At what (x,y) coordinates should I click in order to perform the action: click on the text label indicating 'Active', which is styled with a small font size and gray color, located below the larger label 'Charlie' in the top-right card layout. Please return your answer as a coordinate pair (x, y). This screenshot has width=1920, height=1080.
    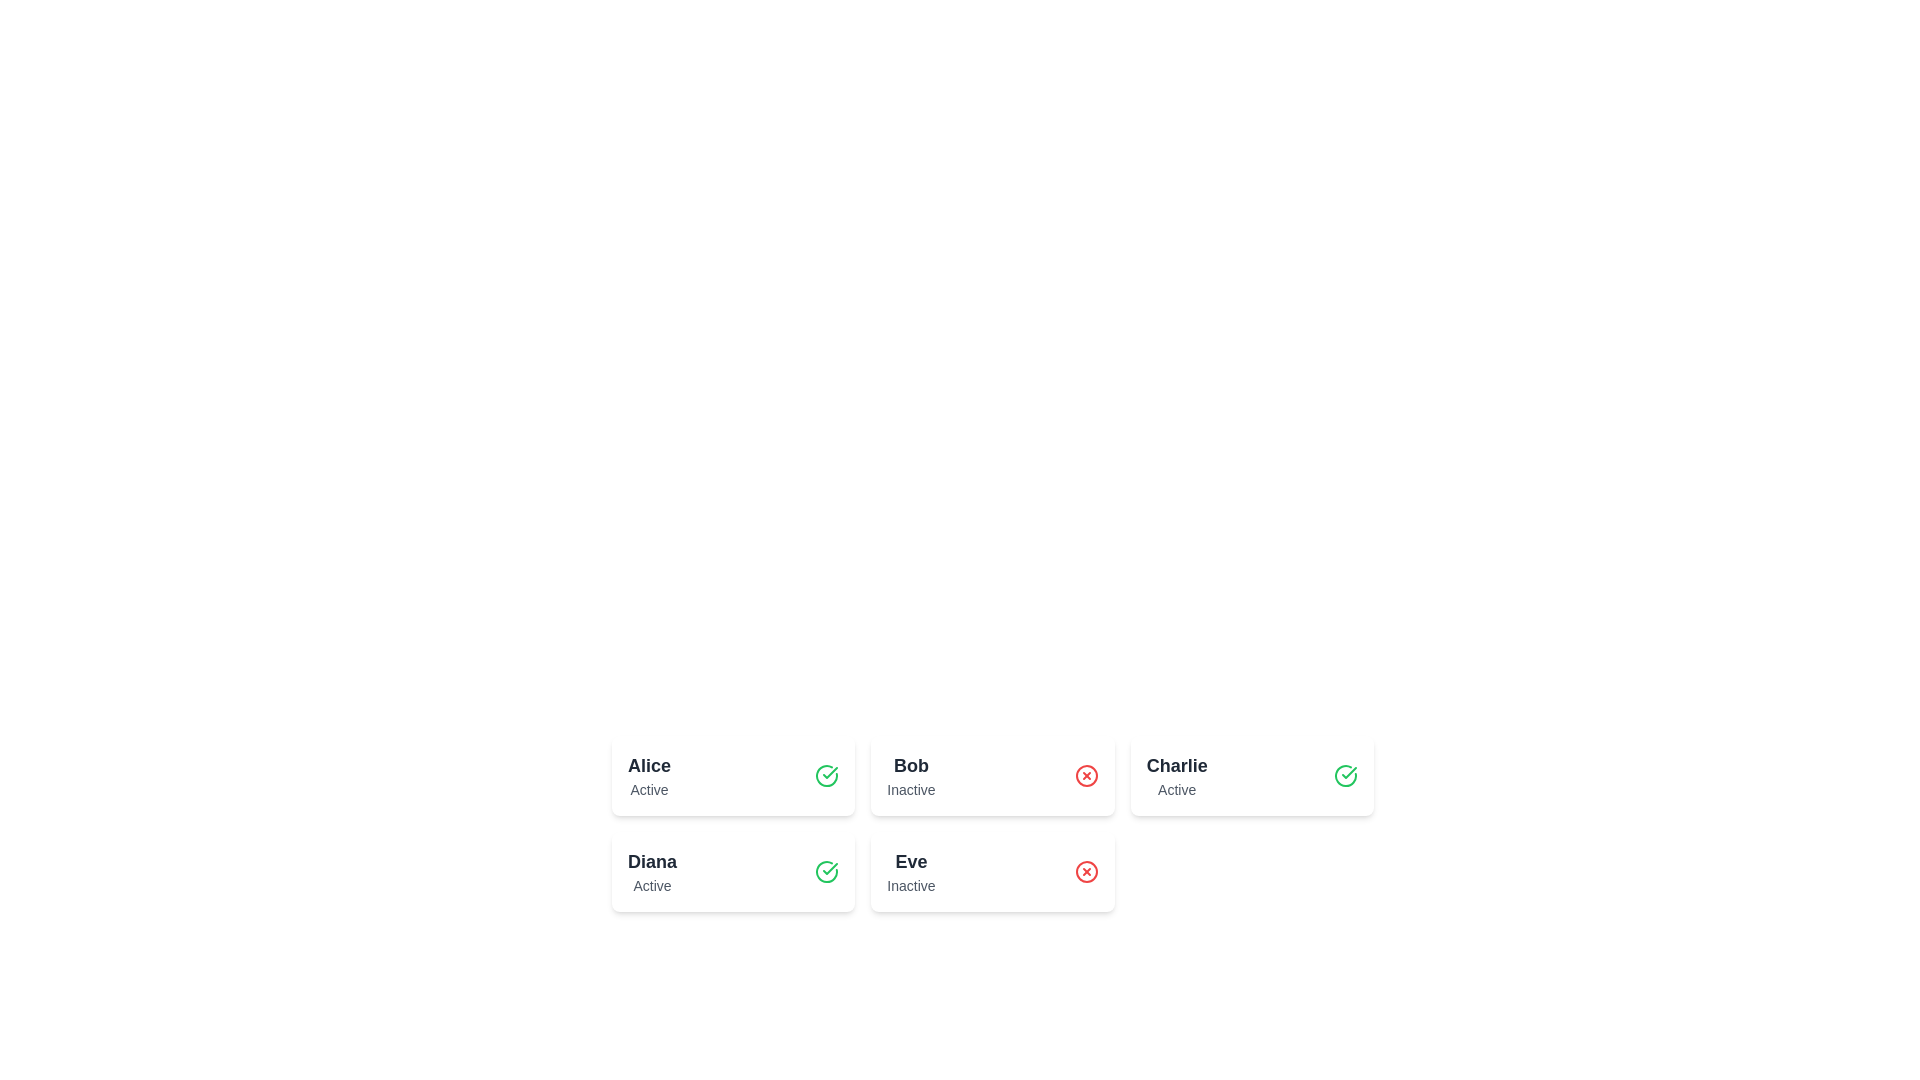
    Looking at the image, I should click on (1177, 789).